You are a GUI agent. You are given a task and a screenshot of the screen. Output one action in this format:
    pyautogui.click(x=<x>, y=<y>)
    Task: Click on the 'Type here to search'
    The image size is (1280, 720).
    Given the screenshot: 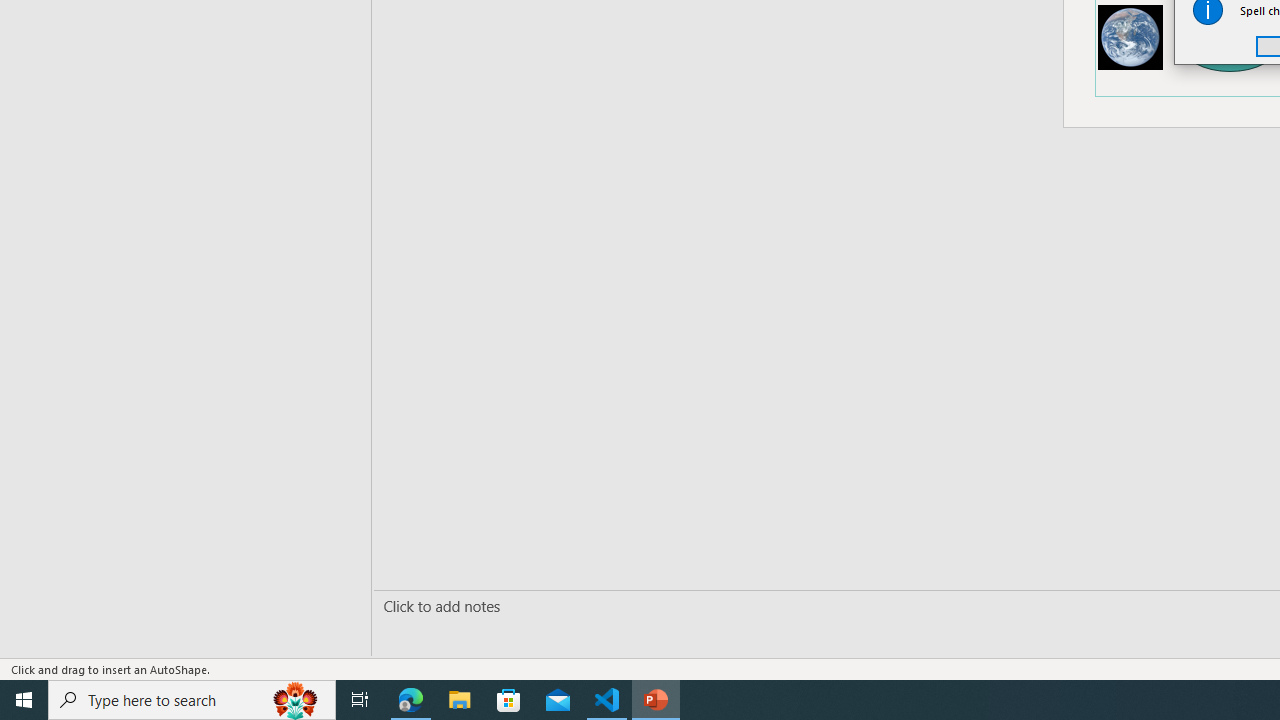 What is the action you would take?
    pyautogui.click(x=192, y=698)
    